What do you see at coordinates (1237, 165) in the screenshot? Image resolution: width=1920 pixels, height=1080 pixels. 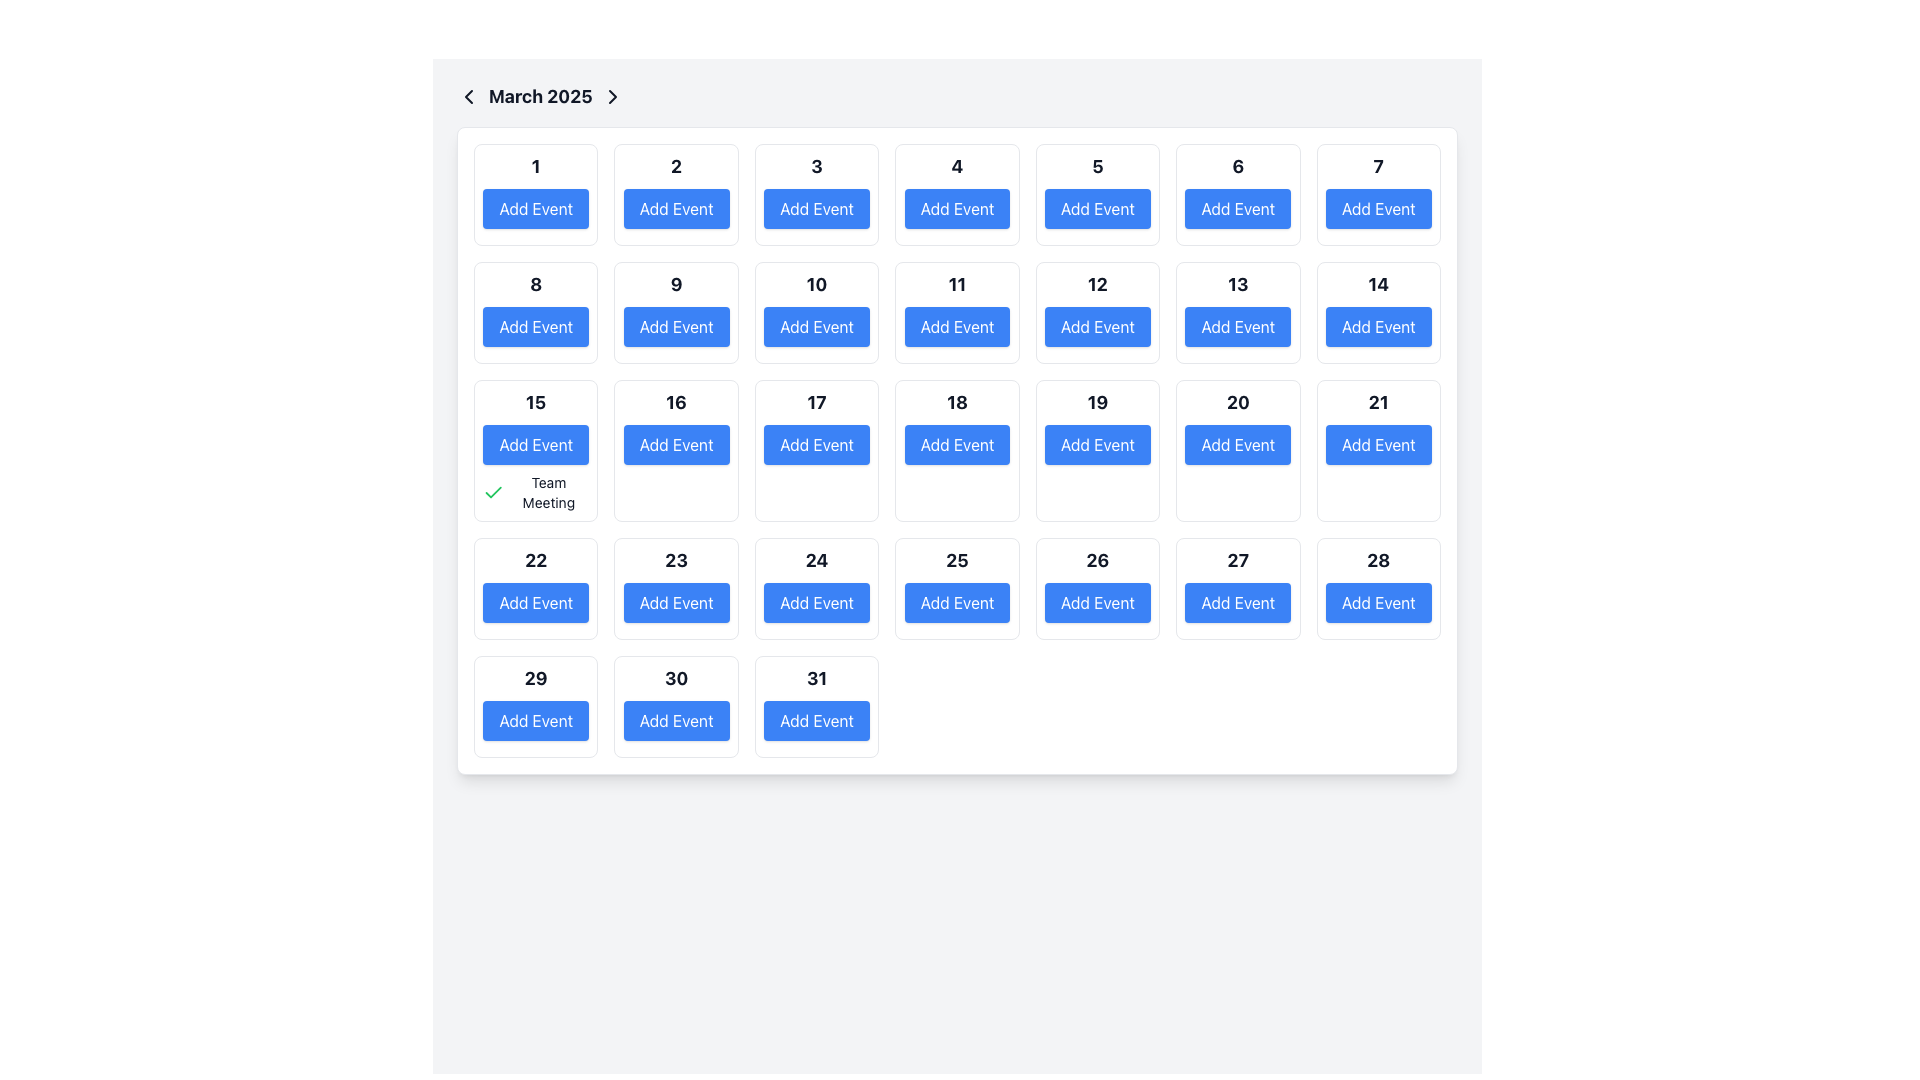 I see `the Text Label indicating the day number for March 6th, located in the top-right portion of the calendar above the 'Add Event' button` at bounding box center [1237, 165].